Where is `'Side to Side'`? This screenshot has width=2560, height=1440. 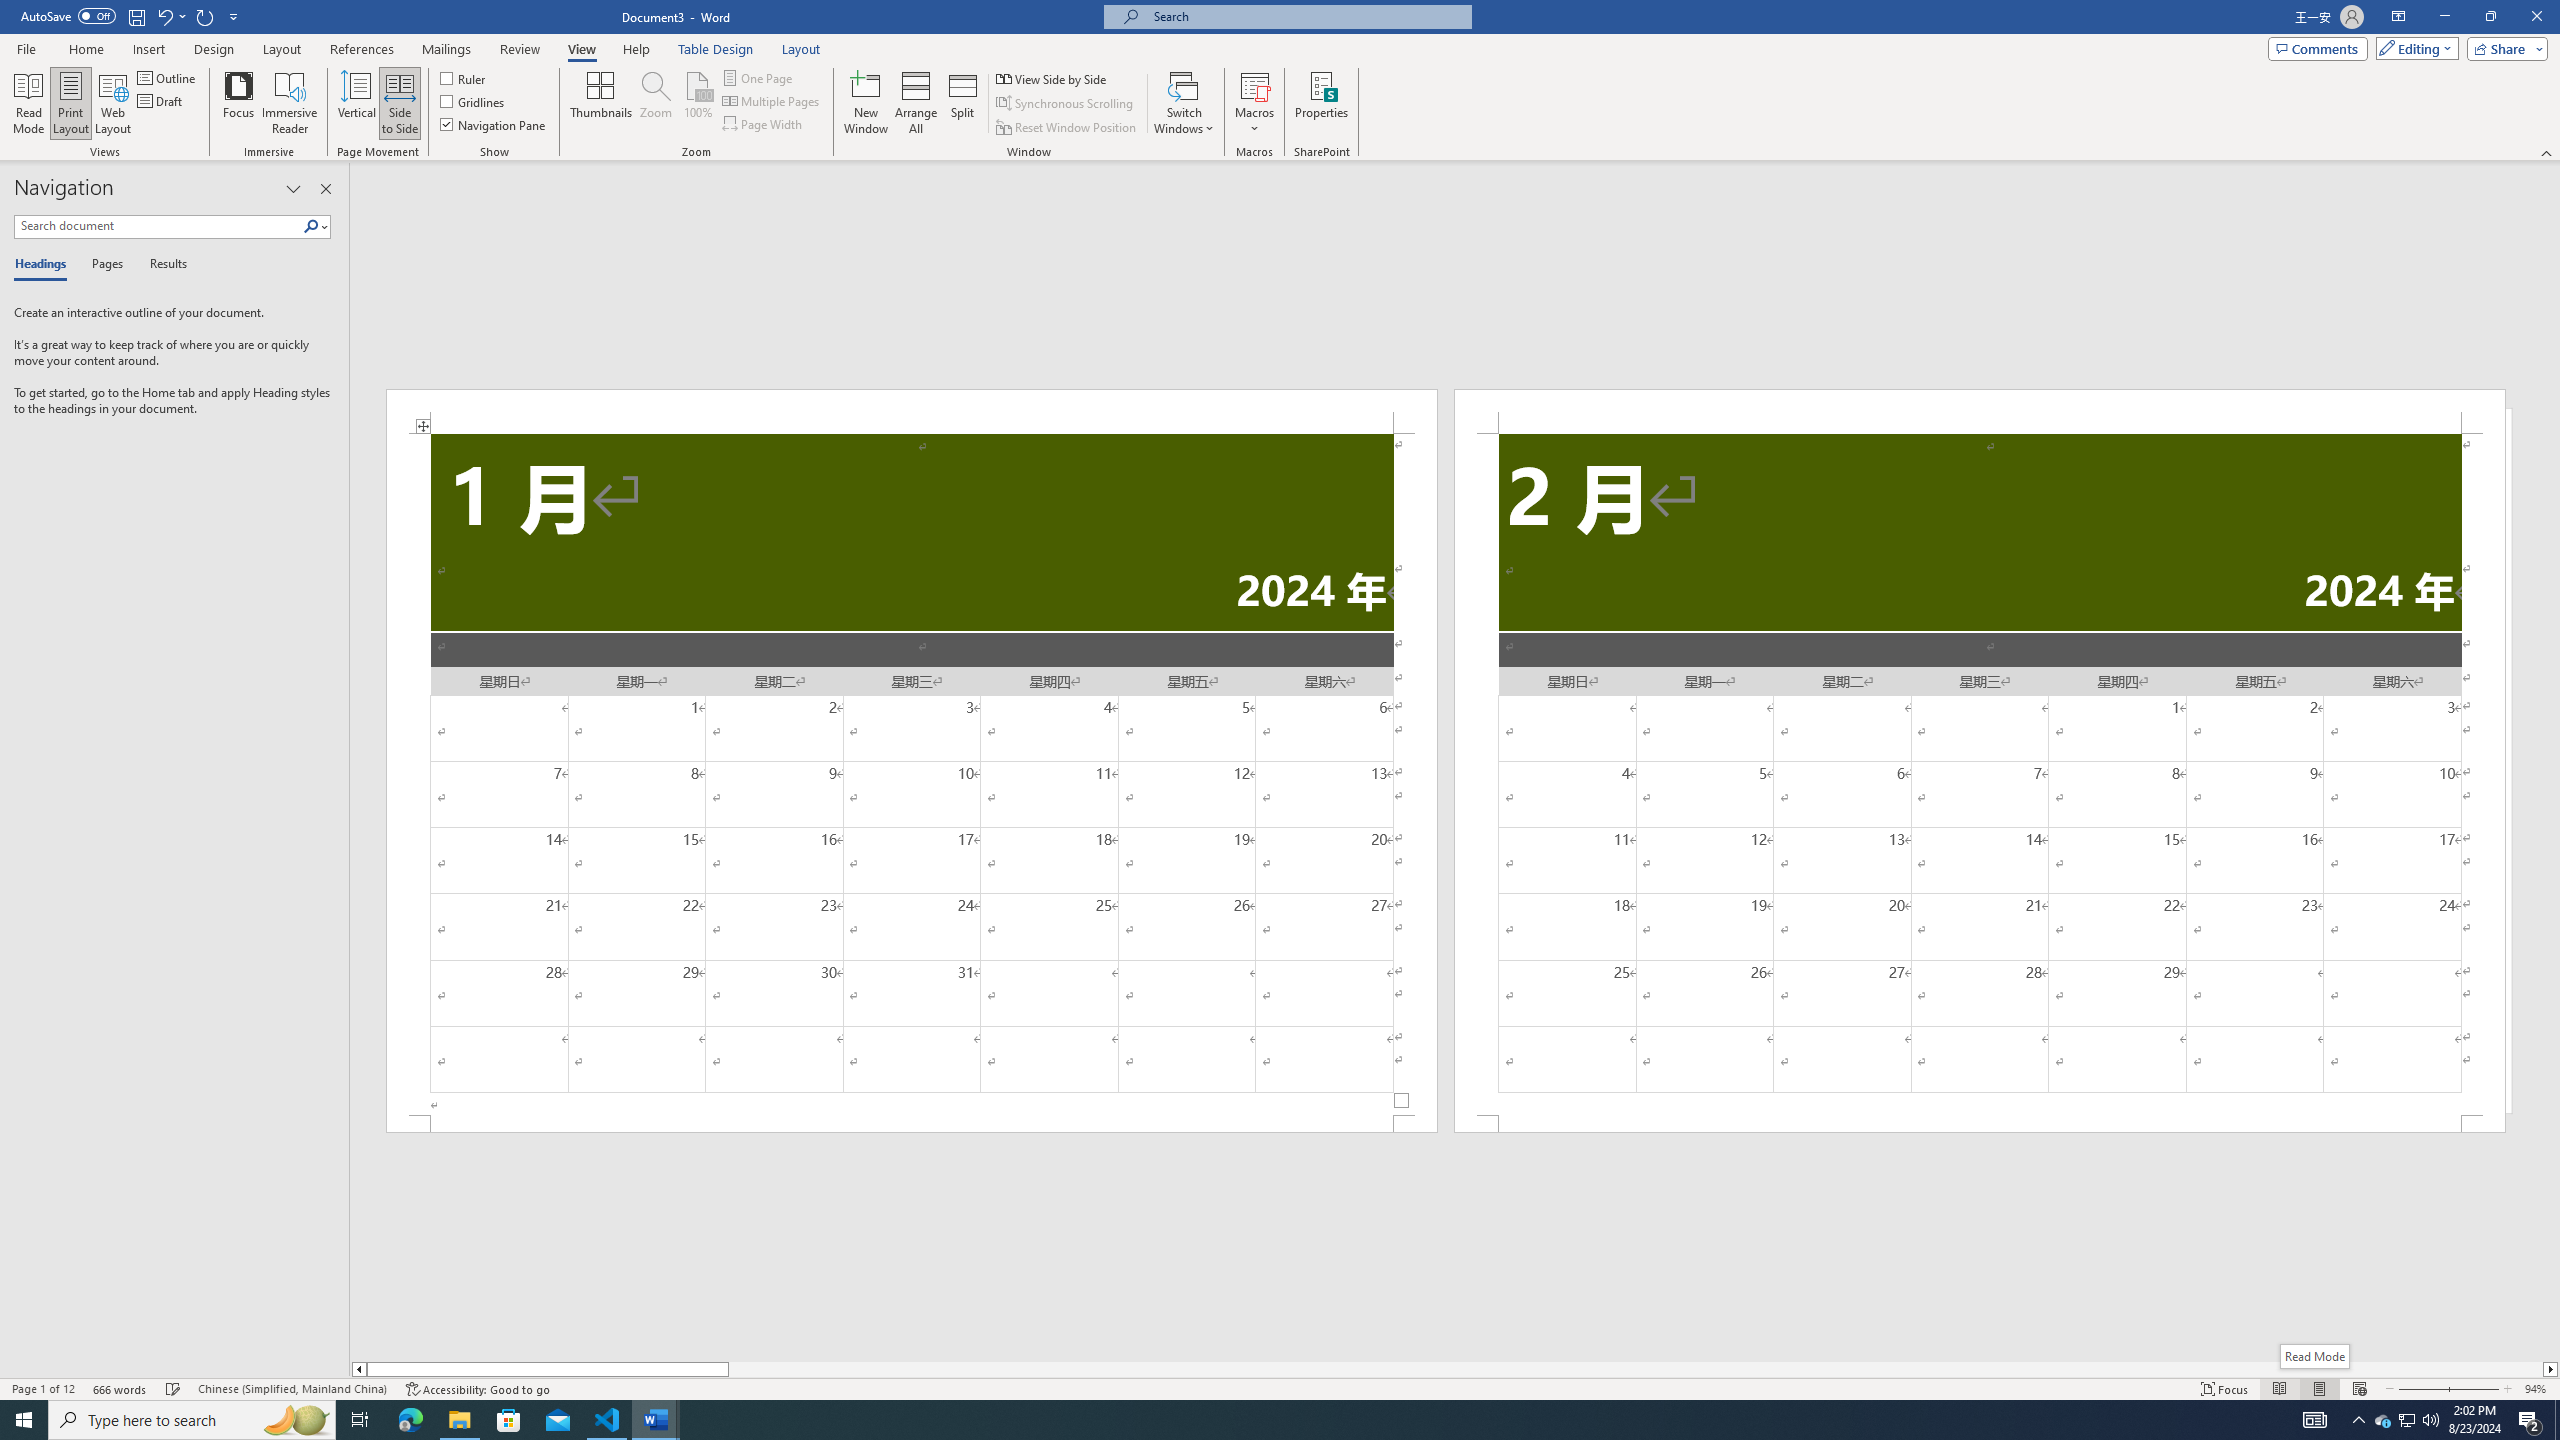
'Side to Side' is located at coordinates (399, 103).